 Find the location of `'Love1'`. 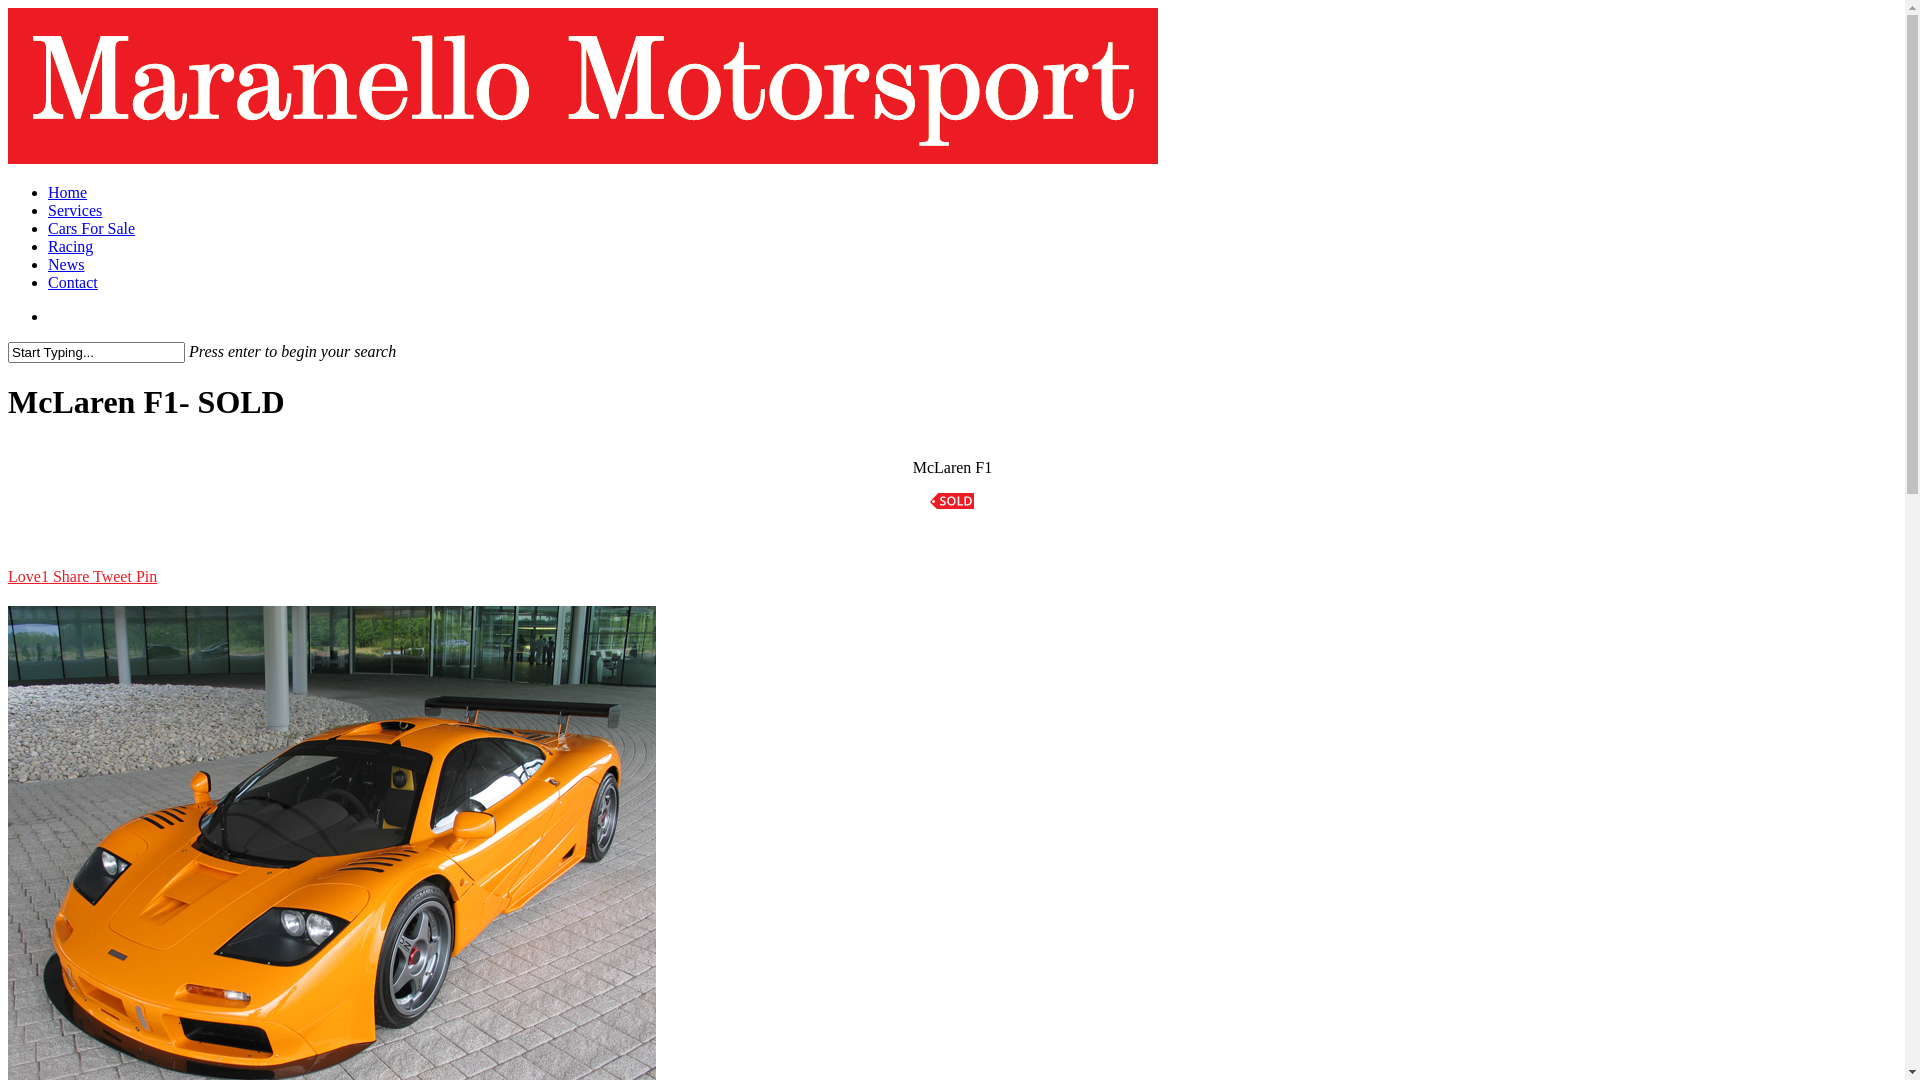

'Love1' is located at coordinates (28, 576).